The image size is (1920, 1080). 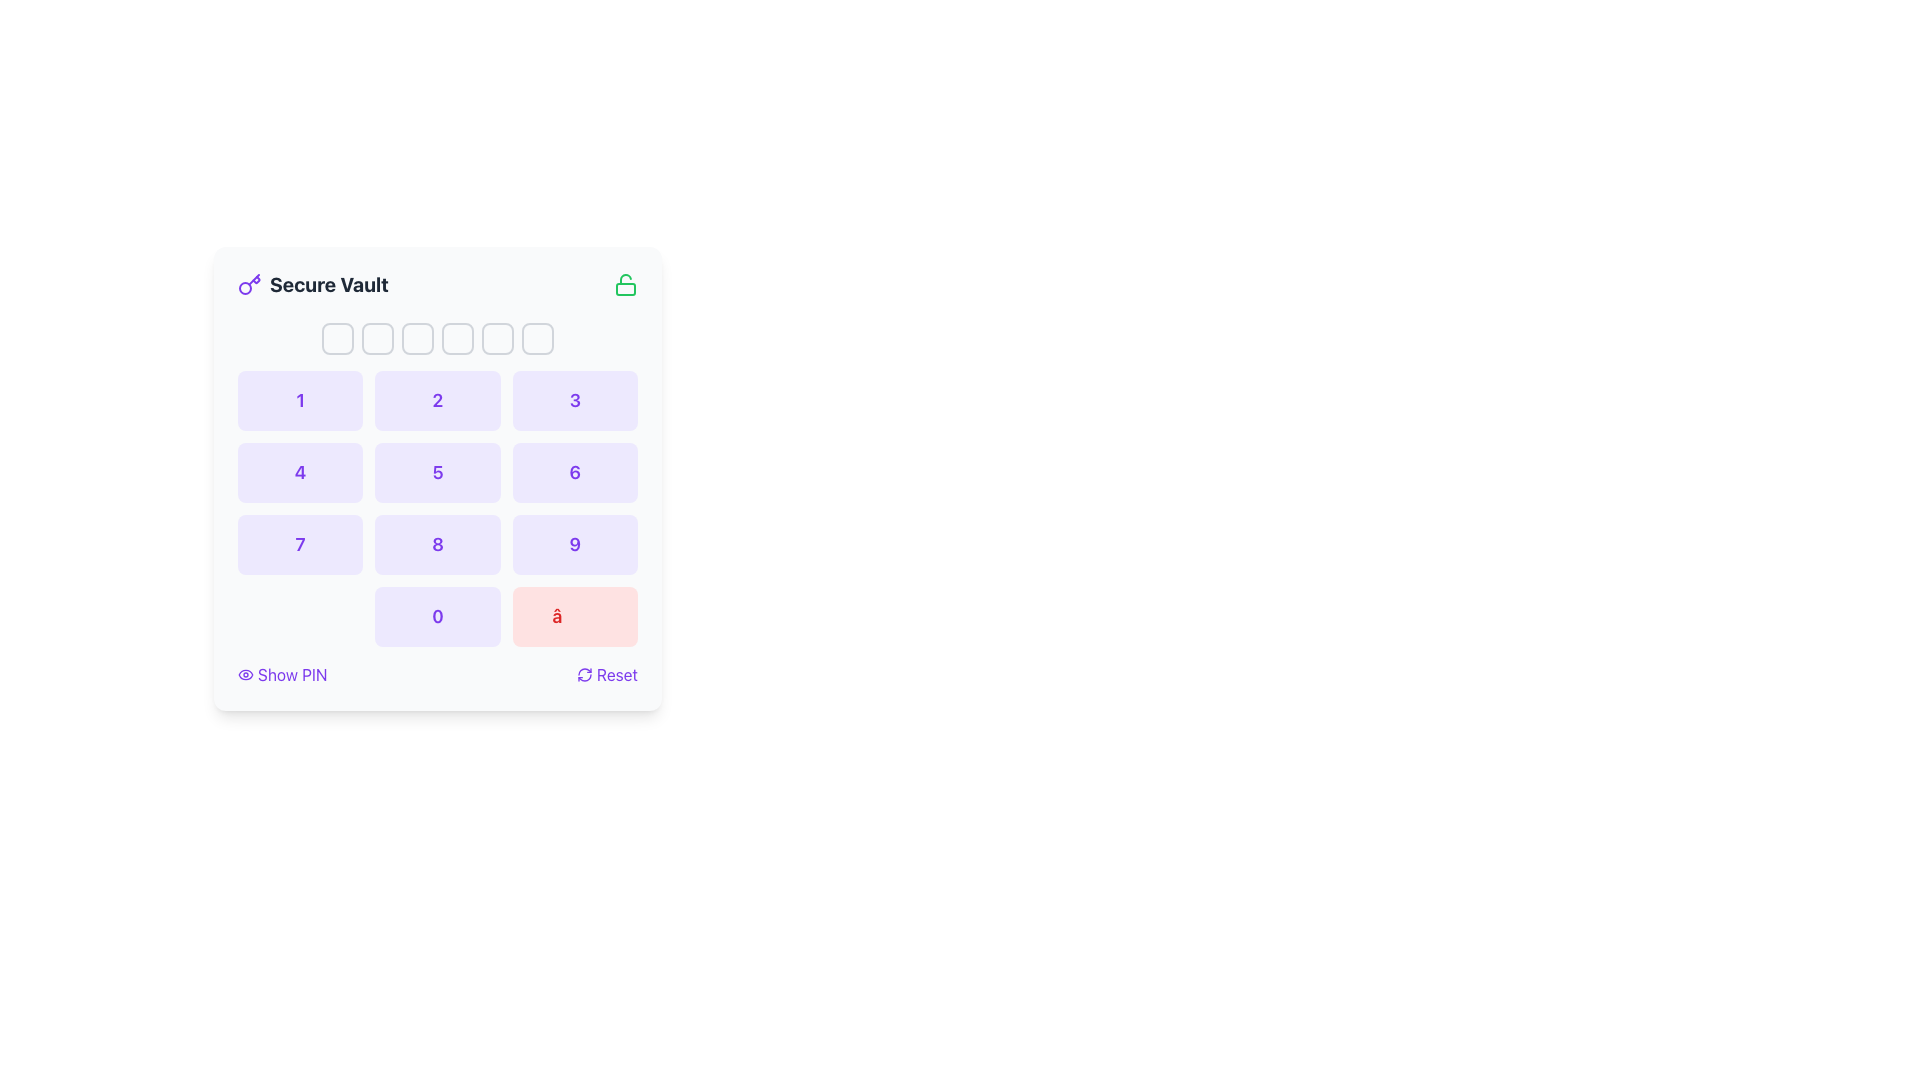 What do you see at coordinates (436, 401) in the screenshot?
I see `the light violet button labeled '2' located in the center of the top row of the grid in the 'Secure Vault' panel to input the digit` at bounding box center [436, 401].